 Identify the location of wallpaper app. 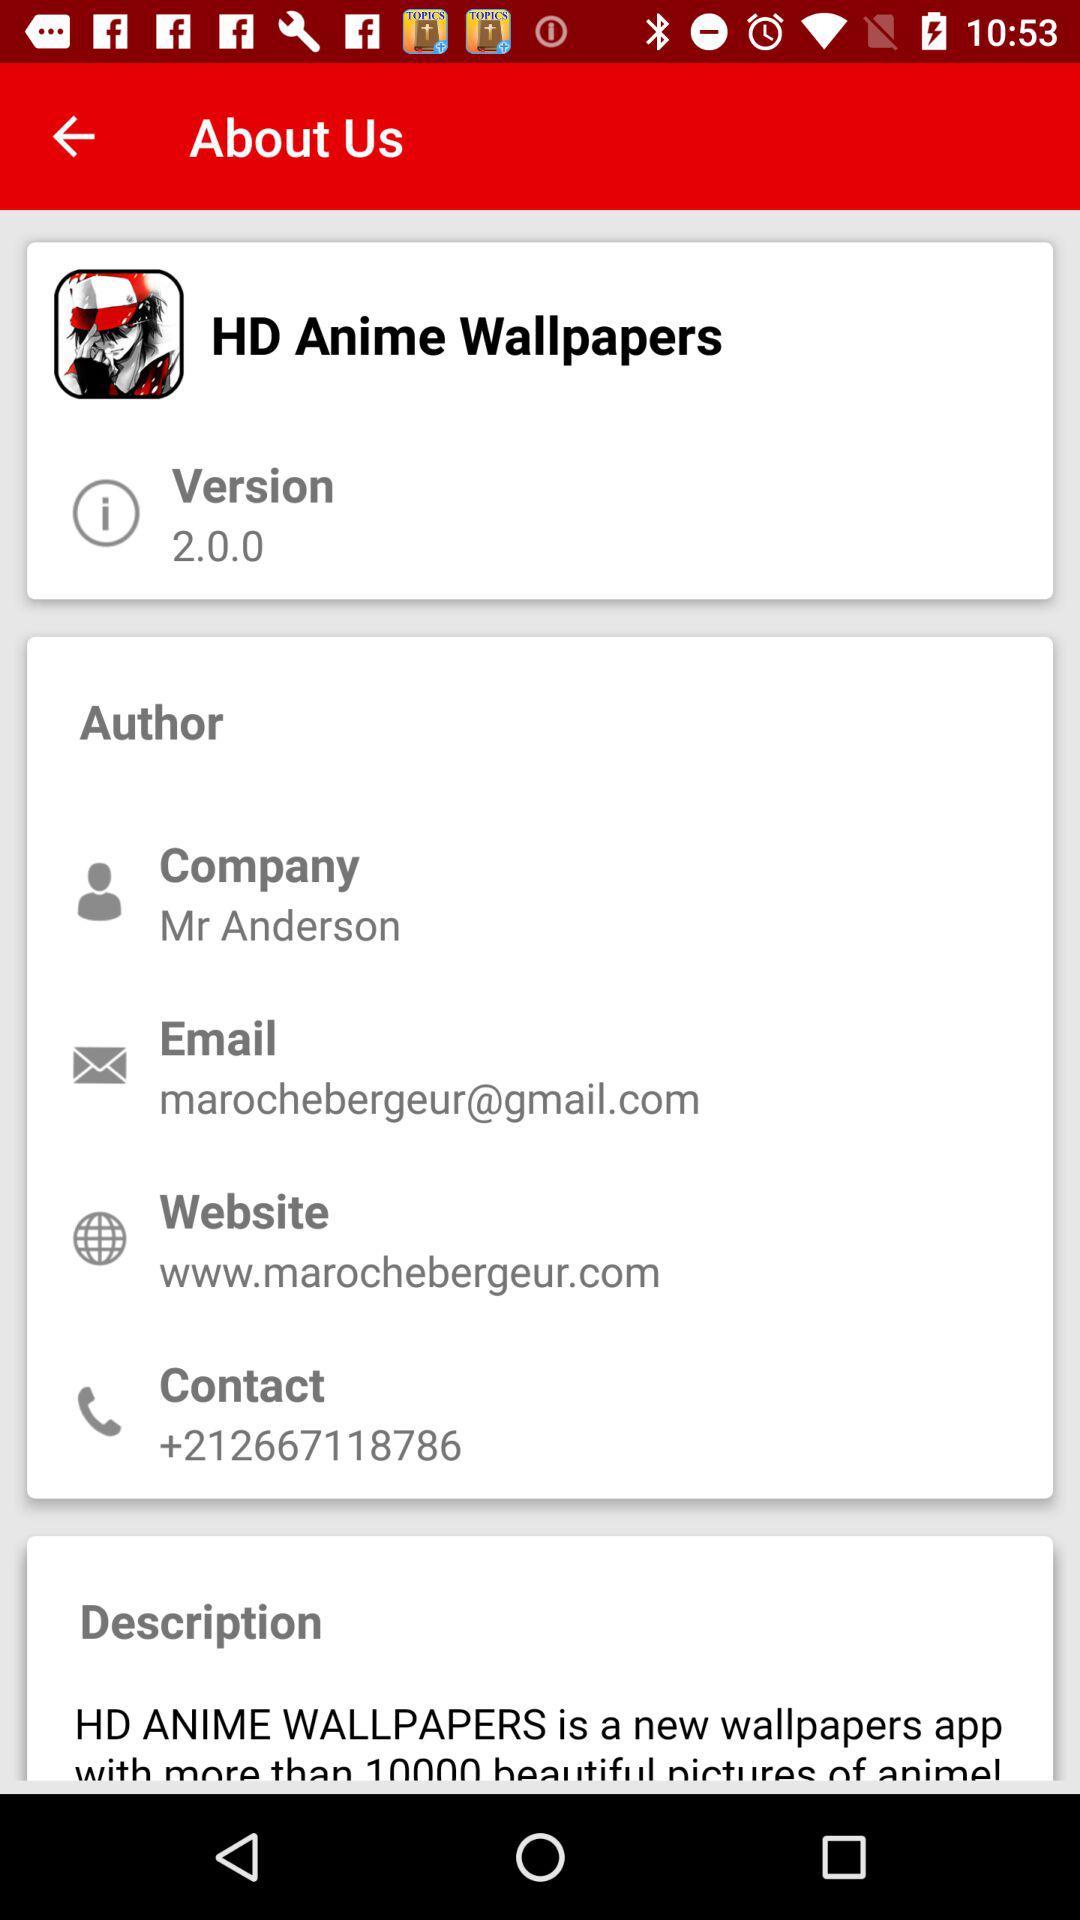
(540, 1728).